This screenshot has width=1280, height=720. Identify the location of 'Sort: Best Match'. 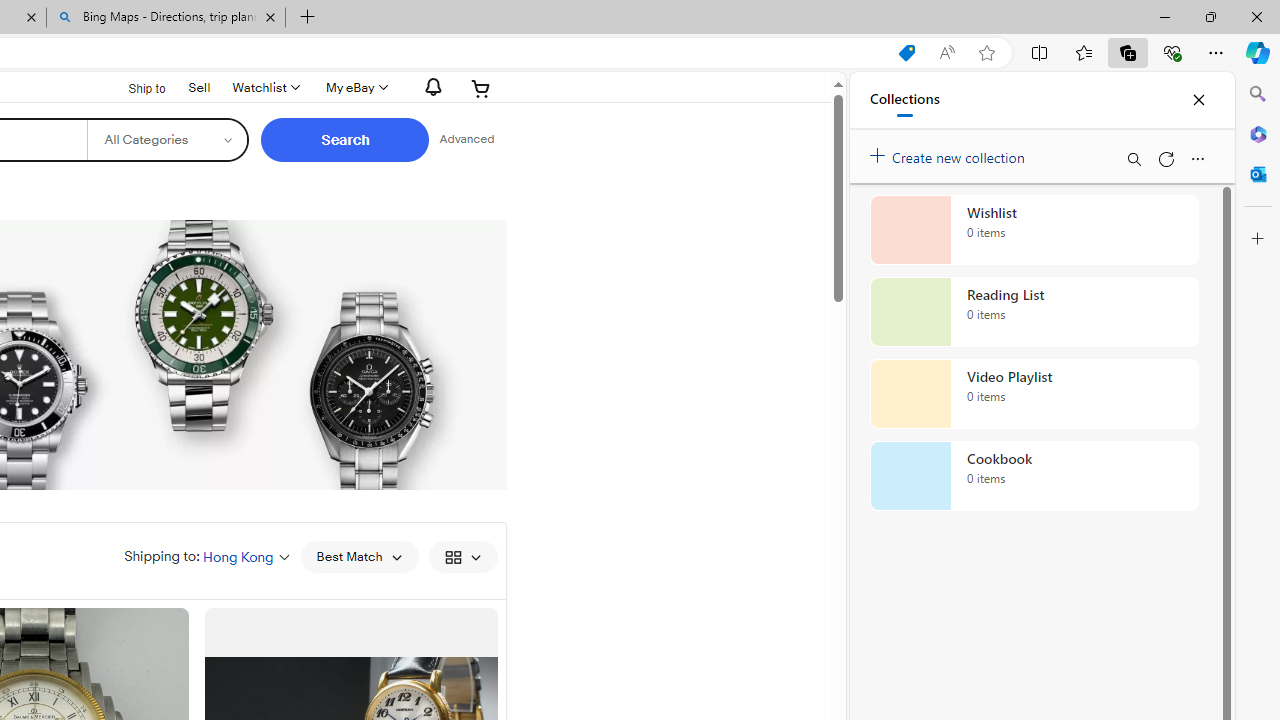
(359, 556).